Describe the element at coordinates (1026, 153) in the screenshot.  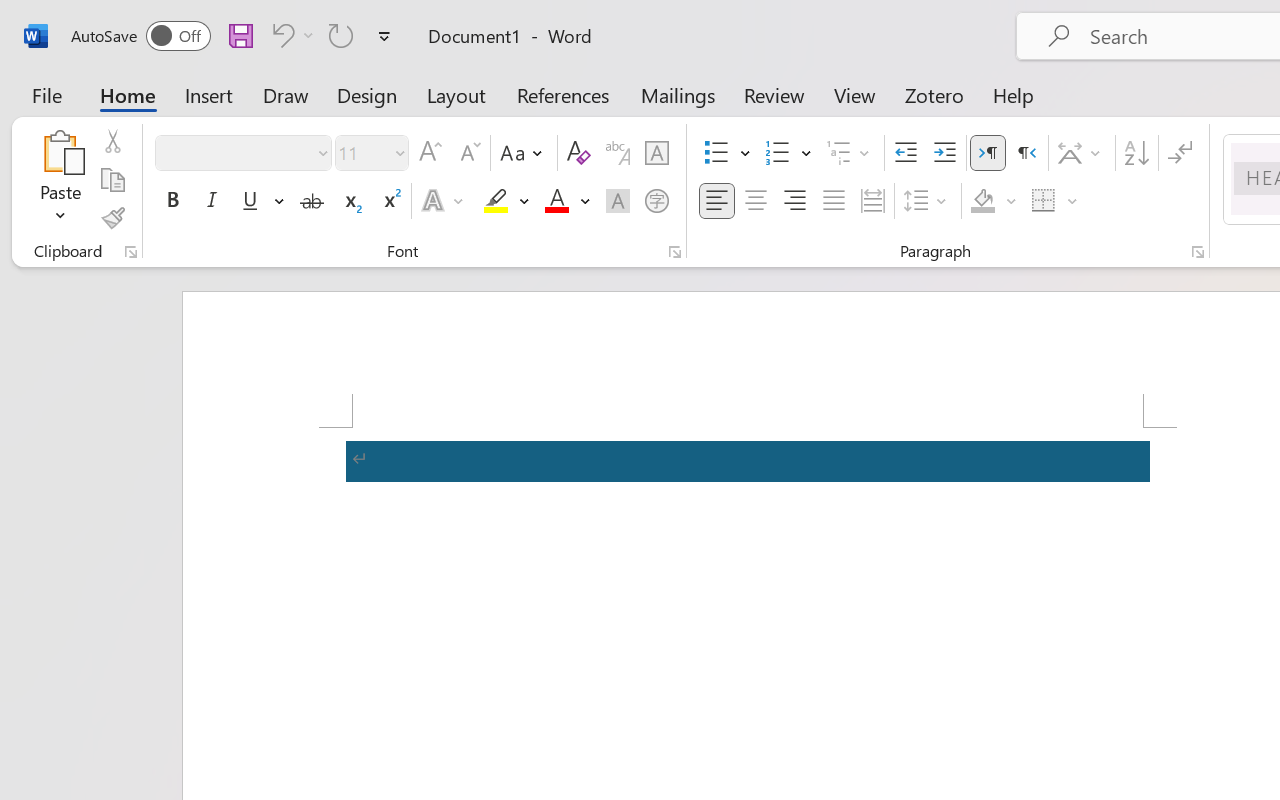
I see `'Right-to-Left'` at that location.